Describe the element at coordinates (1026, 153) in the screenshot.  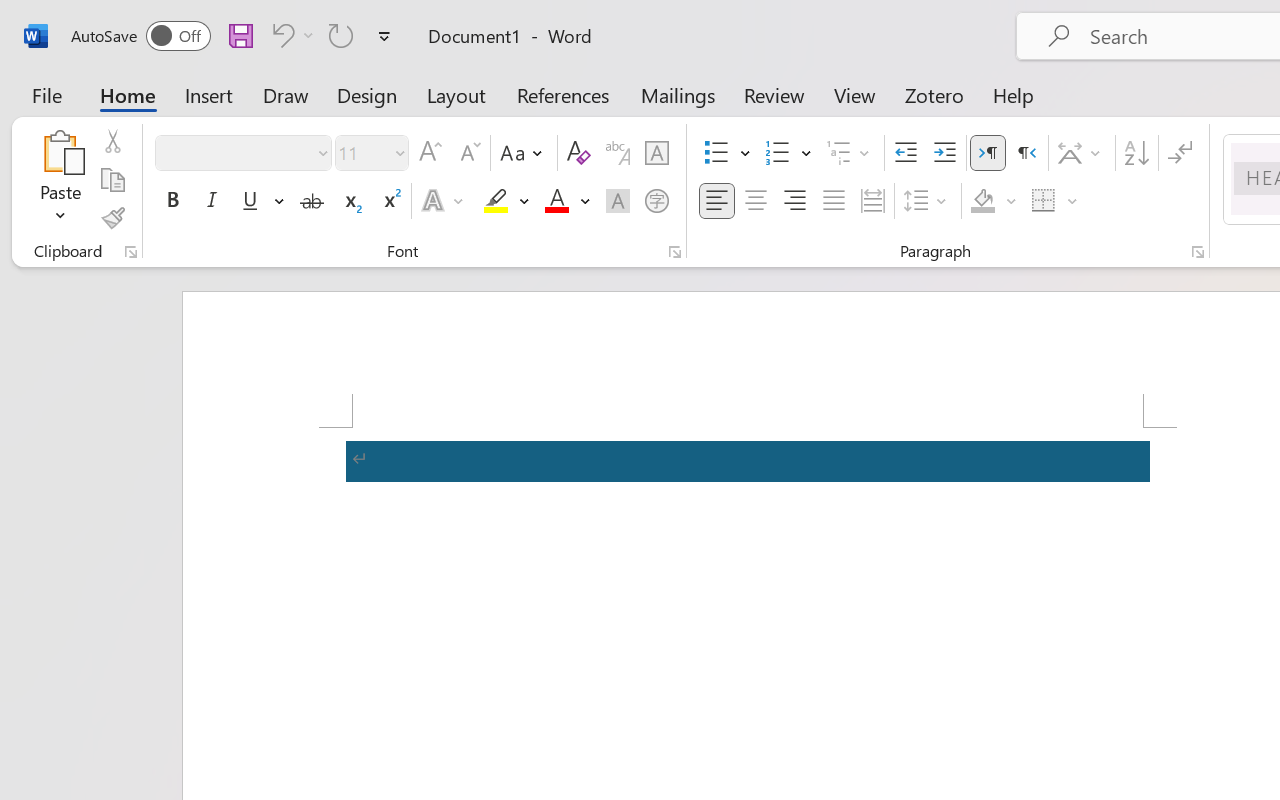
I see `'Right-to-Left'` at that location.